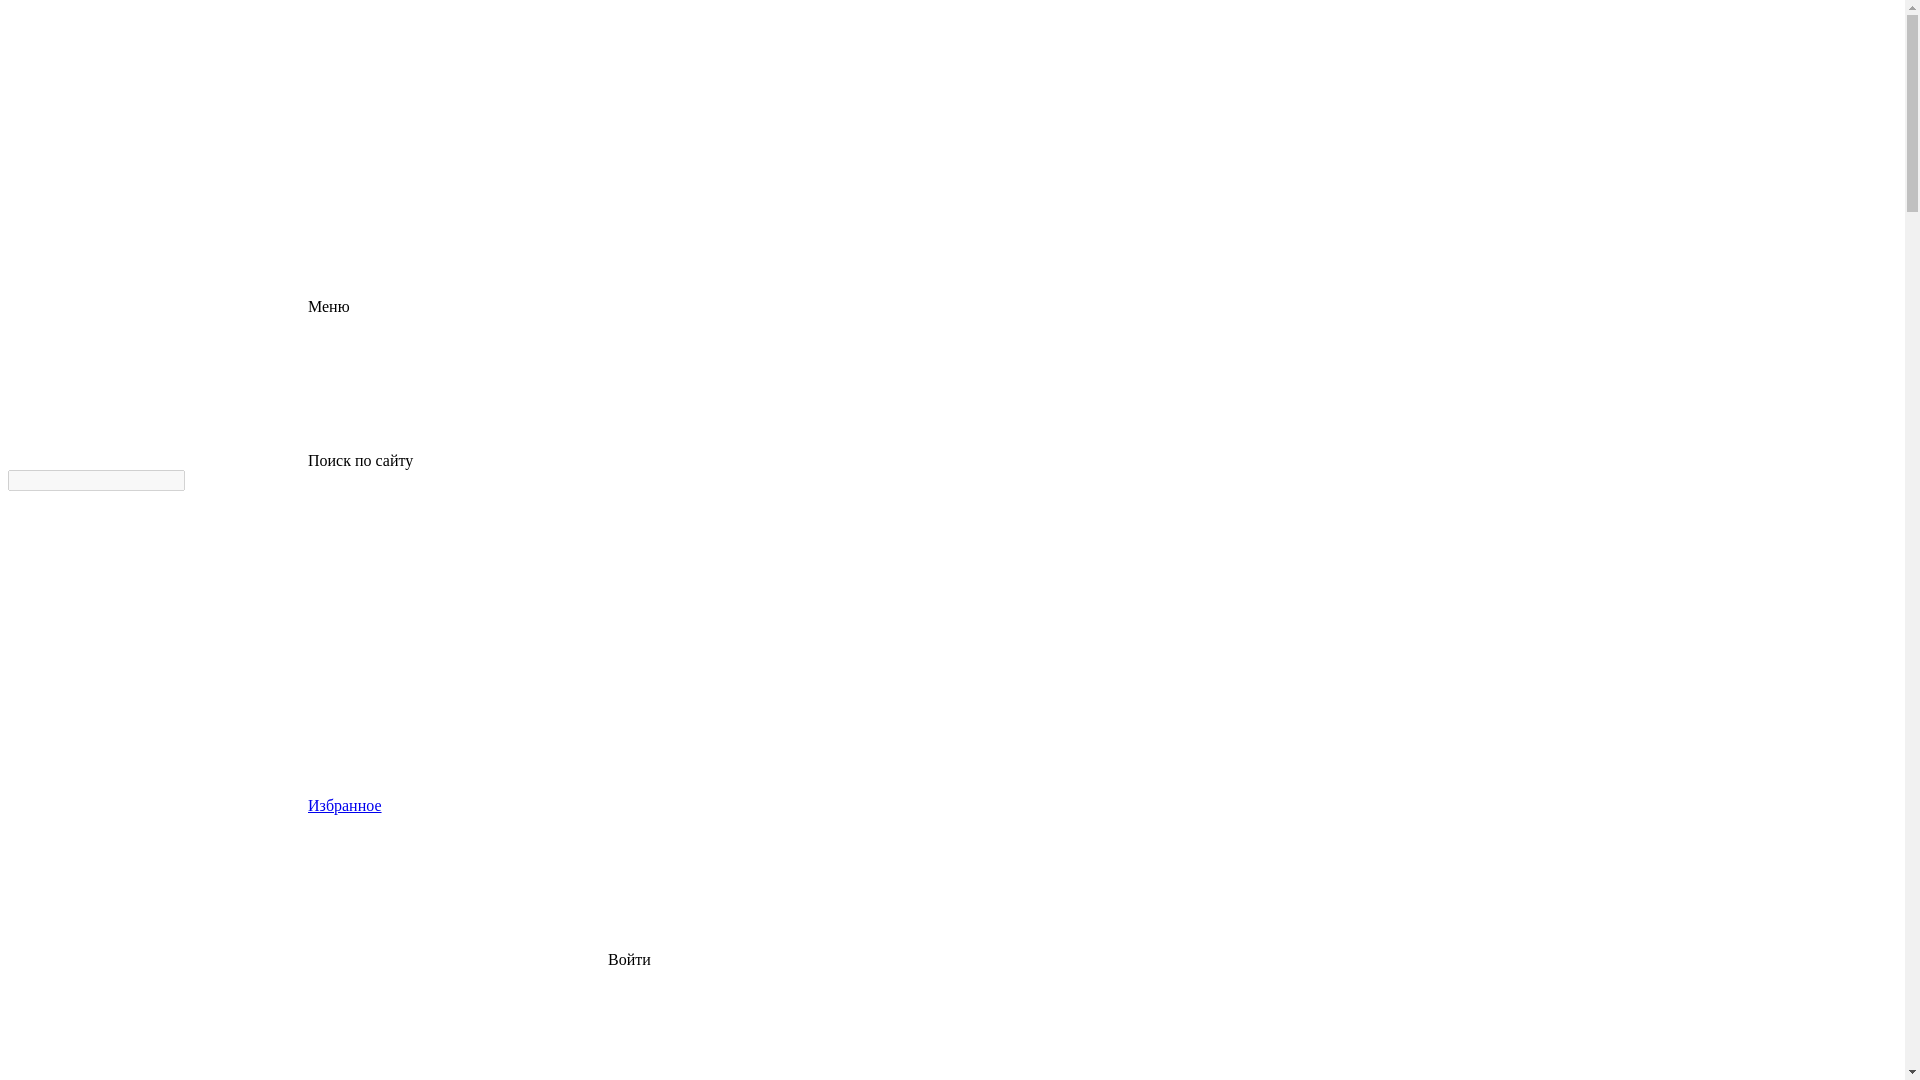 This screenshot has height=1080, width=1920. What do you see at coordinates (157, 82) in the screenshot?
I see `'logo'` at bounding box center [157, 82].